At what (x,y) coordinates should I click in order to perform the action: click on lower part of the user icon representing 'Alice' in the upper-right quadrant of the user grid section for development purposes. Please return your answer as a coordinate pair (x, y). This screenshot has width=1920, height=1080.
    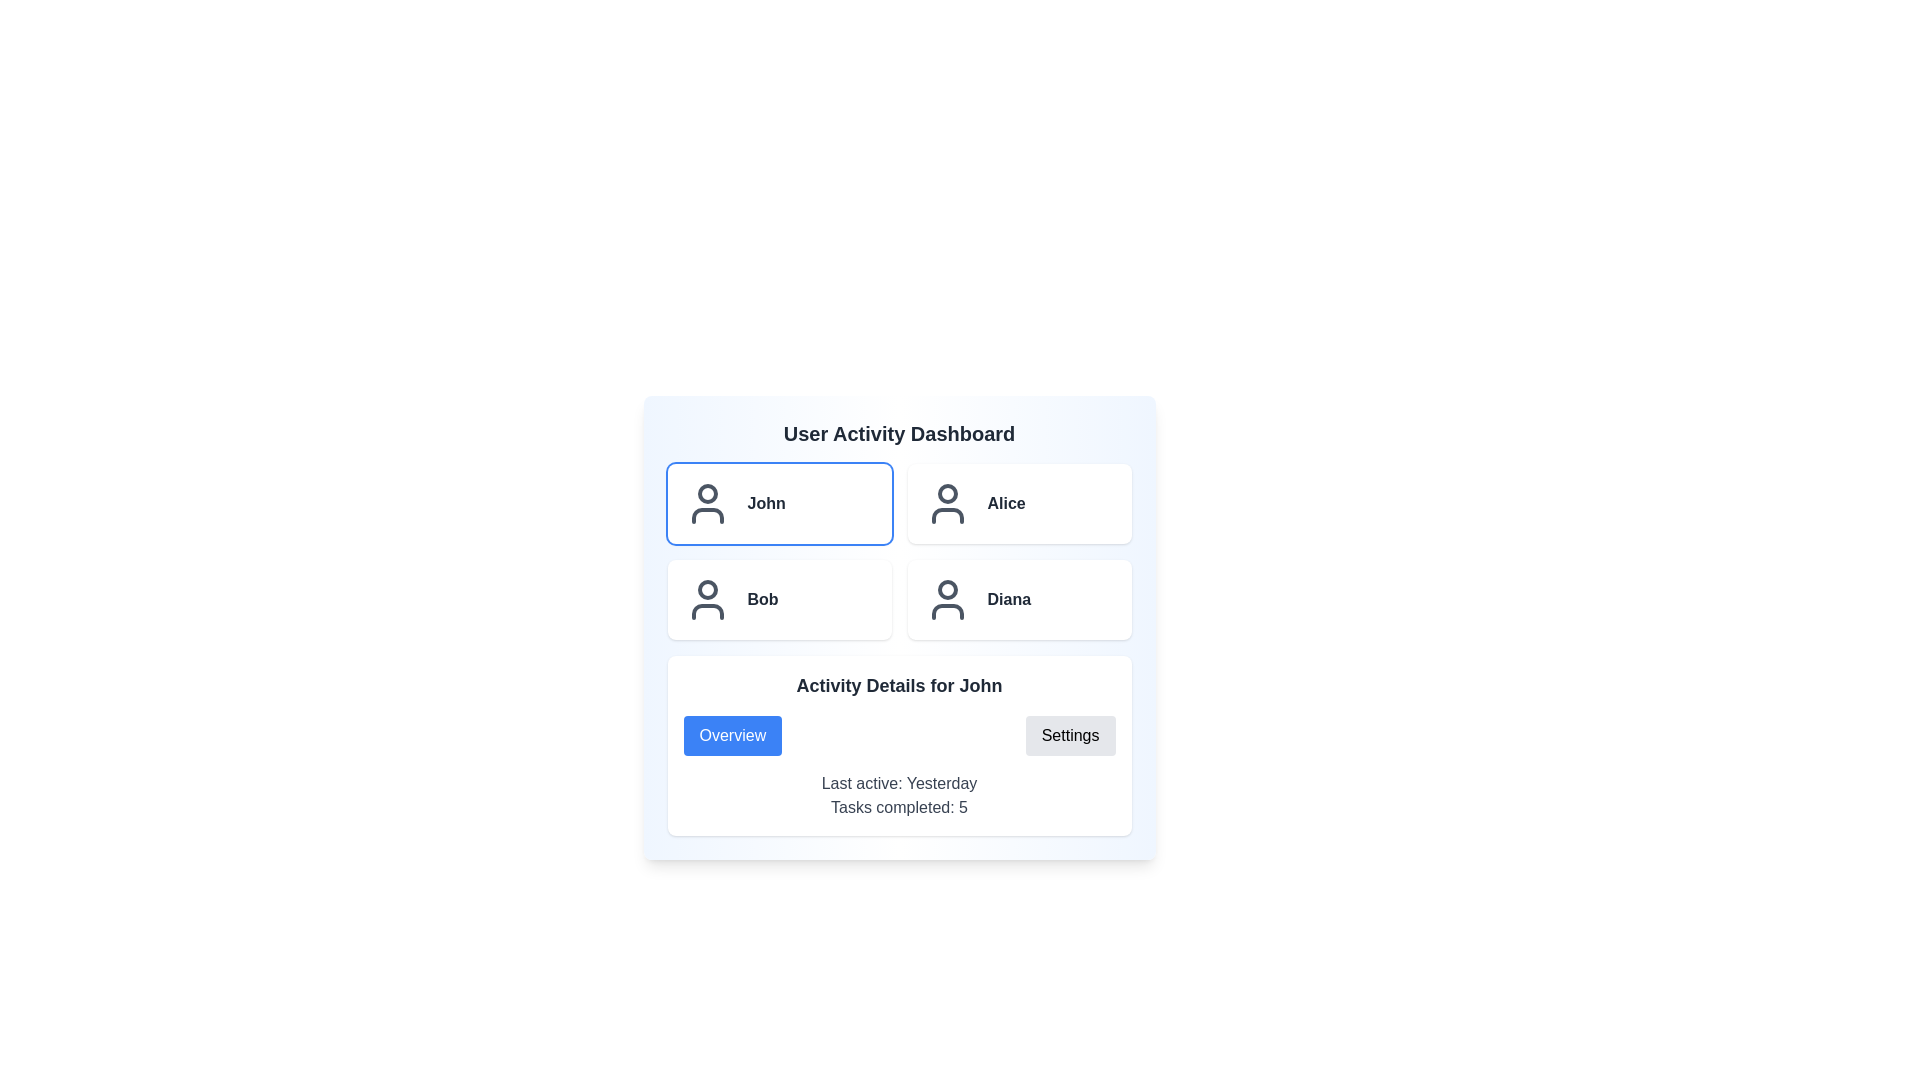
    Looking at the image, I should click on (946, 515).